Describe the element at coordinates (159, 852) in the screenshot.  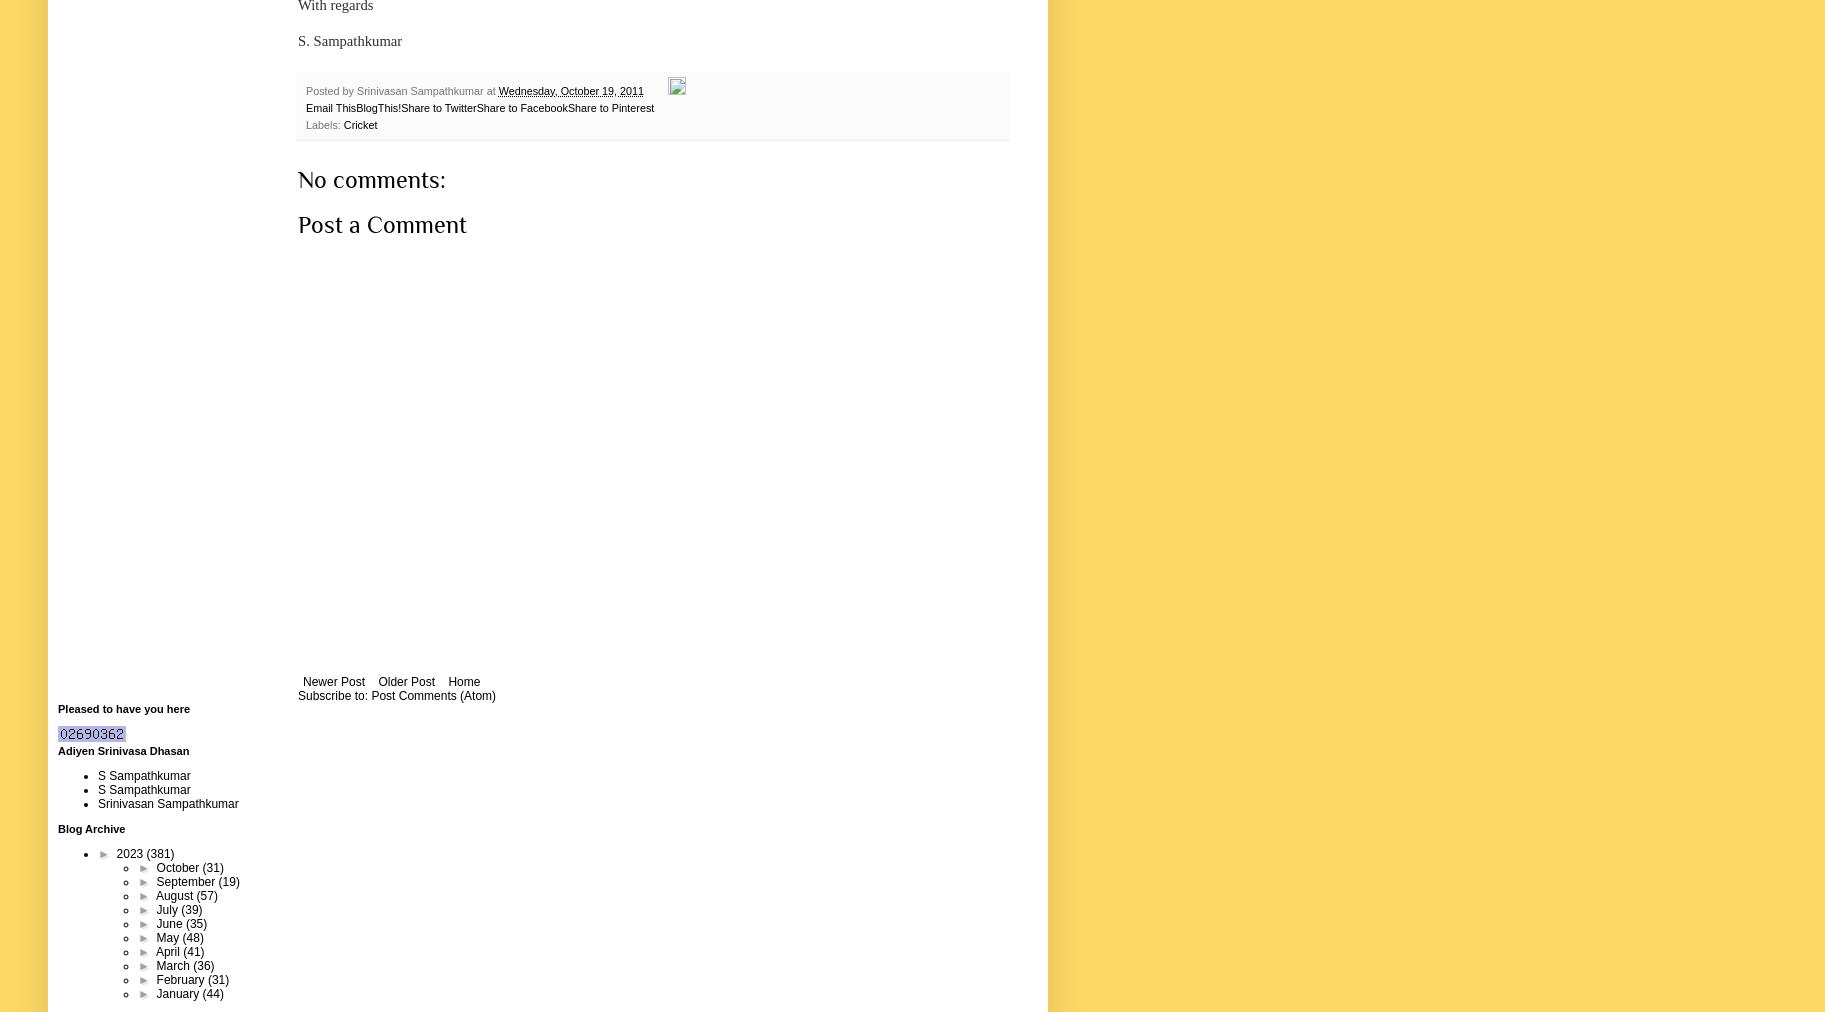
I see `'(381)'` at that location.